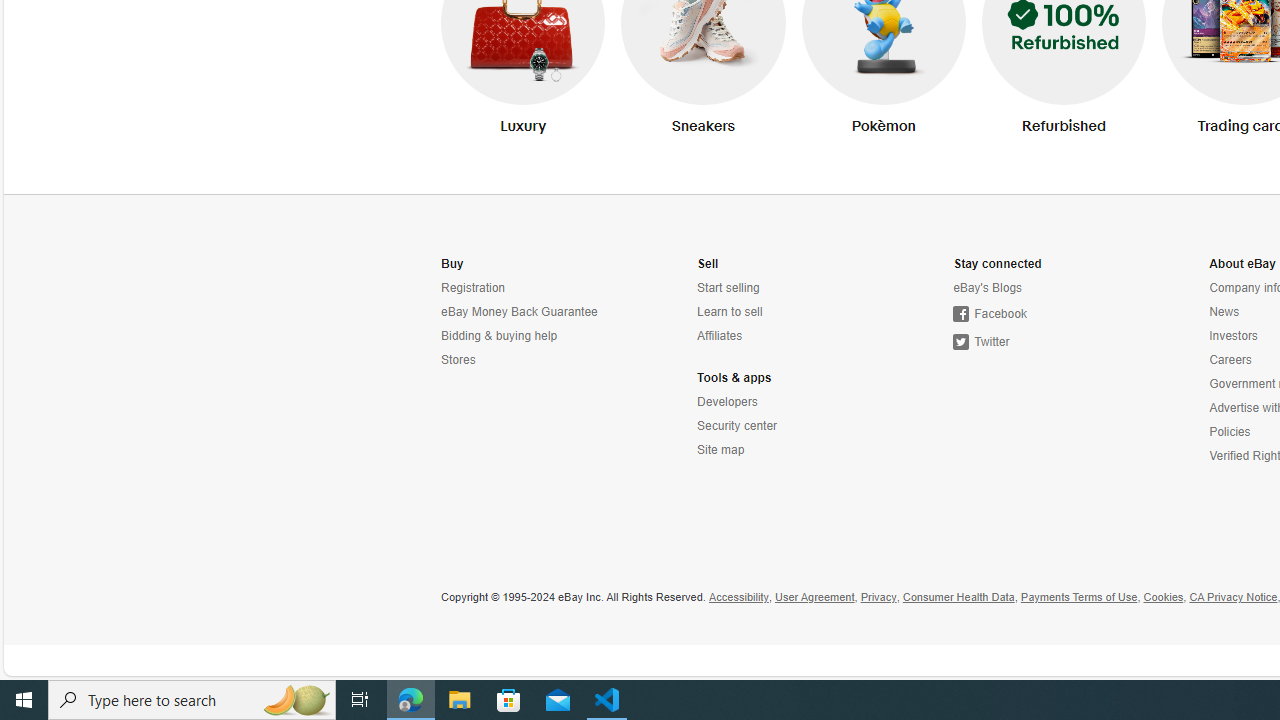  I want to click on 'Policies', so click(1229, 431).